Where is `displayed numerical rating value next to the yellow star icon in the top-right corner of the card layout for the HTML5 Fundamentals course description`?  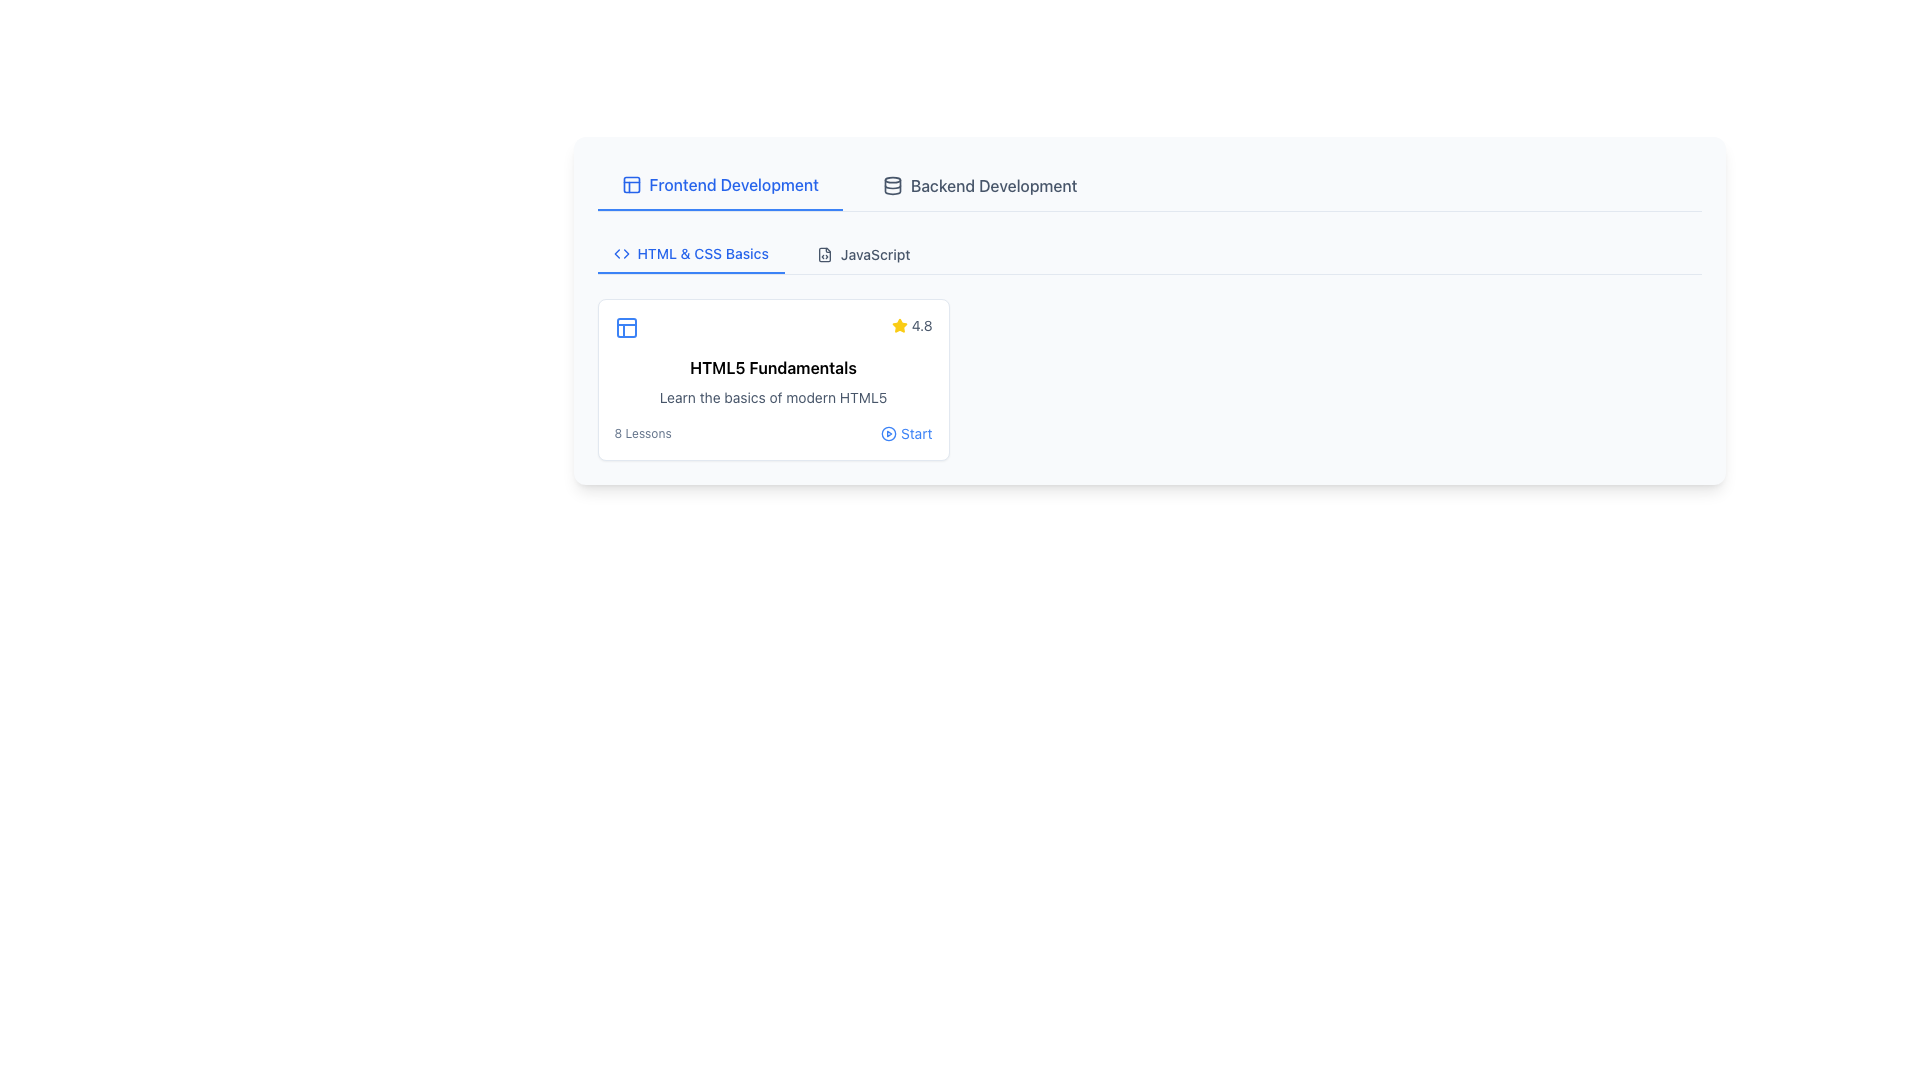
displayed numerical rating value next to the yellow star icon in the top-right corner of the card layout for the HTML5 Fundamentals course description is located at coordinates (921, 325).